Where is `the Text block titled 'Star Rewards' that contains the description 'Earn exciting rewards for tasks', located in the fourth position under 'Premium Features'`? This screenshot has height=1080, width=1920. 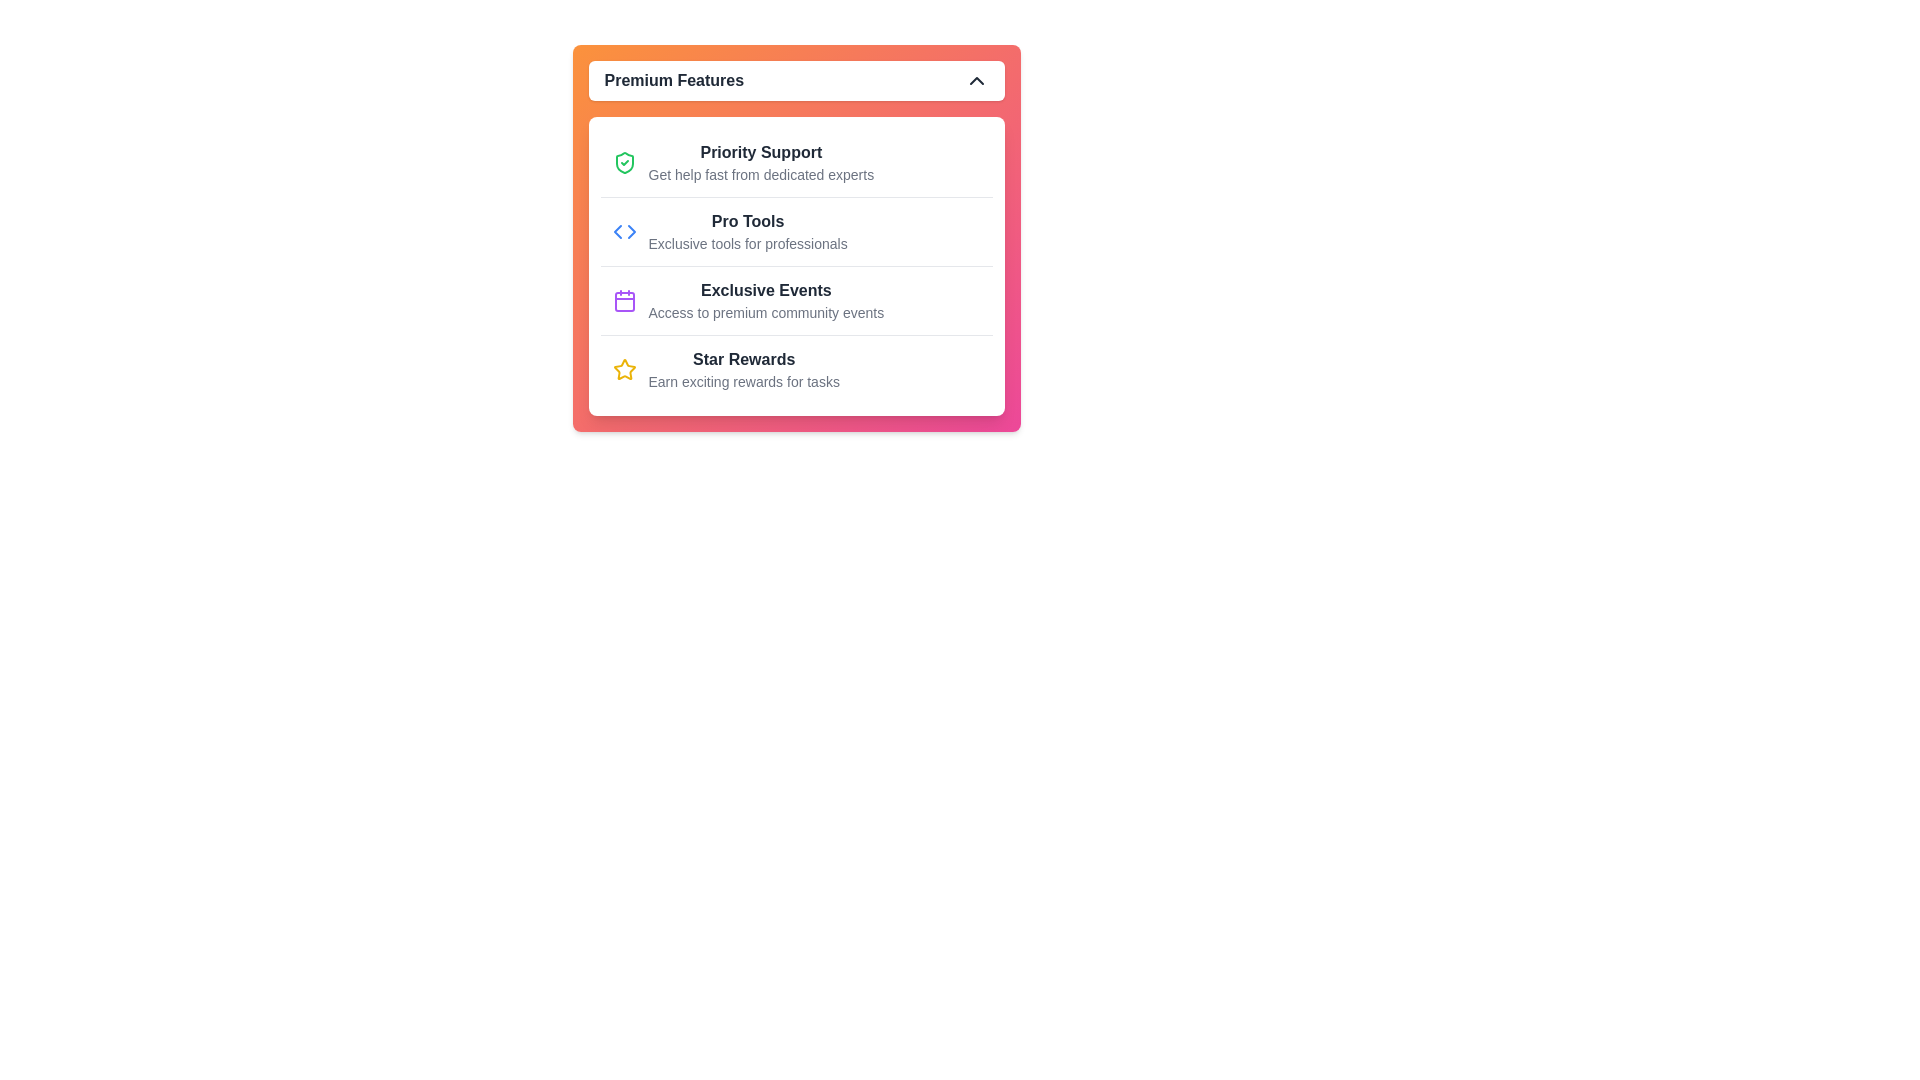
the Text block titled 'Star Rewards' that contains the description 'Earn exciting rewards for tasks', located in the fourth position under 'Premium Features' is located at coordinates (743, 370).